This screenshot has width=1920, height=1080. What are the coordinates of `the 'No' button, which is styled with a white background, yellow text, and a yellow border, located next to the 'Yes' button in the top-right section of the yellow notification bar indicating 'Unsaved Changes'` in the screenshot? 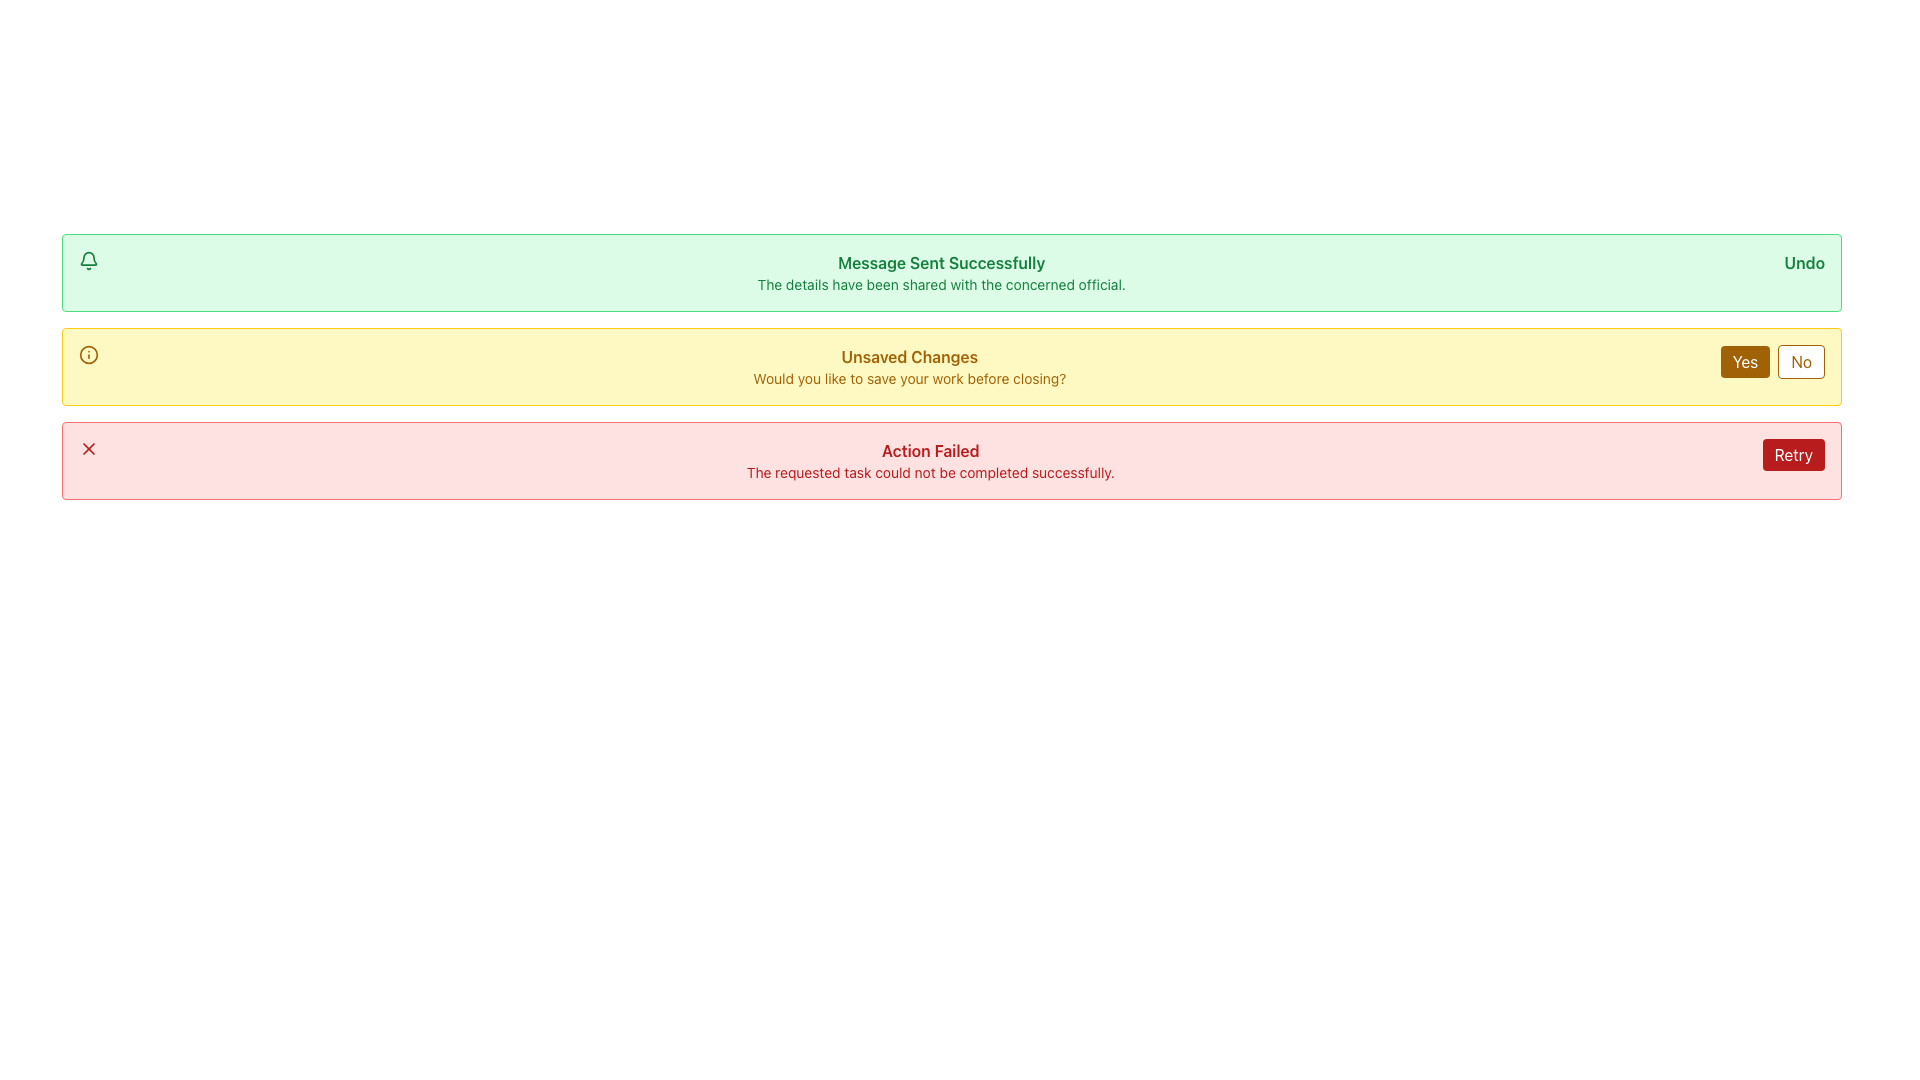 It's located at (1801, 362).